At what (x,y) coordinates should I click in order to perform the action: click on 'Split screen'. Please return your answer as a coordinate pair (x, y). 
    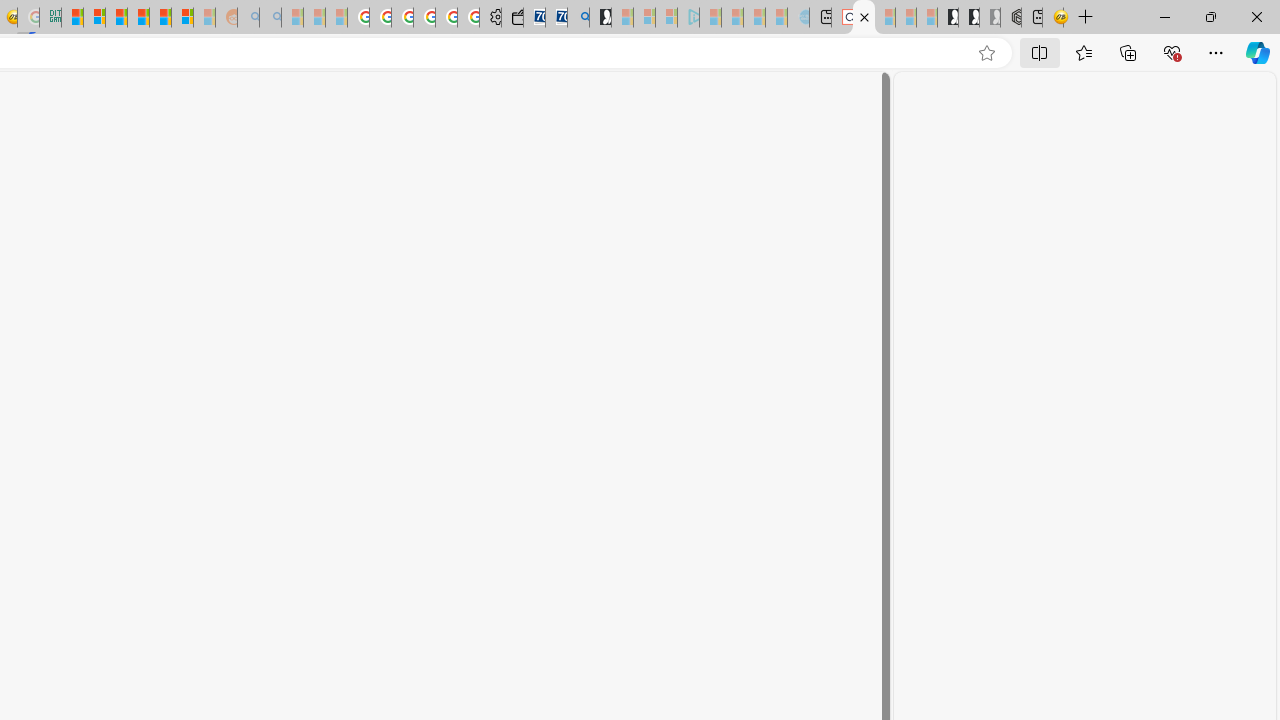
    Looking at the image, I should click on (1040, 51).